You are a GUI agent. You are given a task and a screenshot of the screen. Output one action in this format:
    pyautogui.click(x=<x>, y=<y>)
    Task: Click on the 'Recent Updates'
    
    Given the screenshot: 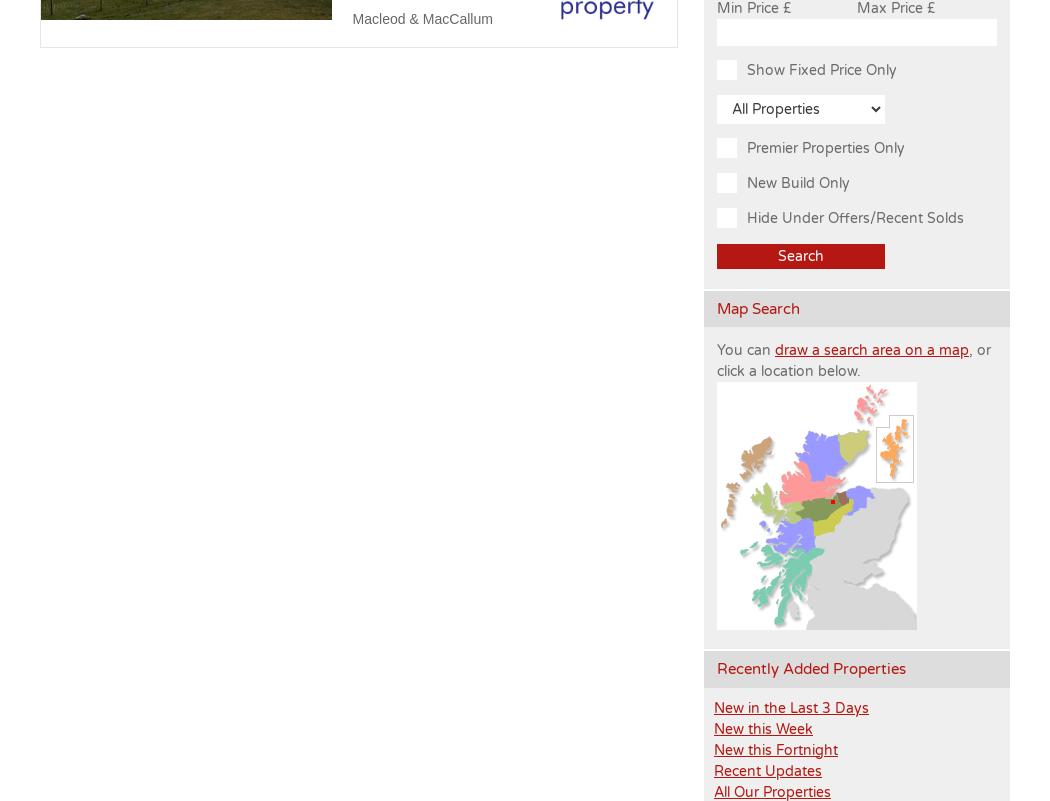 What is the action you would take?
    pyautogui.click(x=767, y=769)
    